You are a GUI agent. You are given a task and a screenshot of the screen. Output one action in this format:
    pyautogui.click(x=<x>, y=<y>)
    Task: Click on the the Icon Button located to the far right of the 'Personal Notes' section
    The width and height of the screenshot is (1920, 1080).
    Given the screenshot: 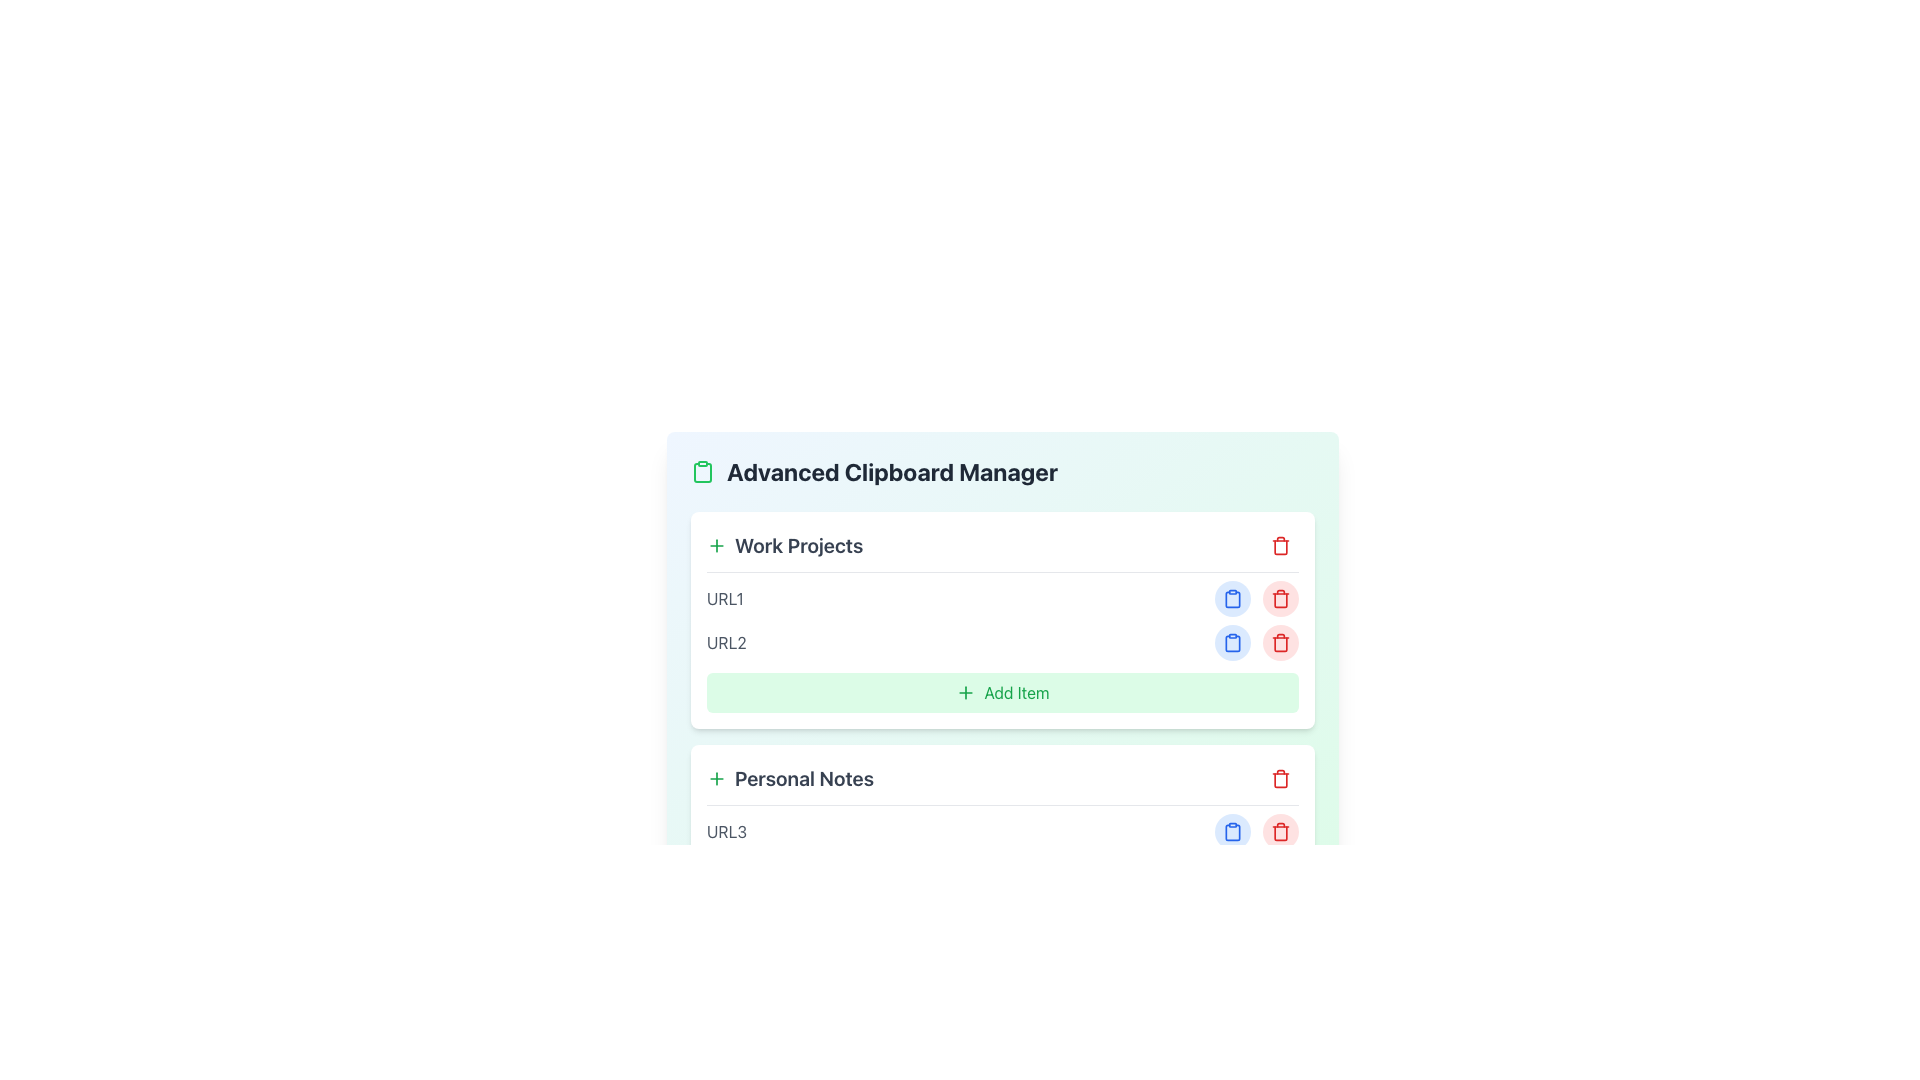 What is the action you would take?
    pyautogui.click(x=1281, y=778)
    